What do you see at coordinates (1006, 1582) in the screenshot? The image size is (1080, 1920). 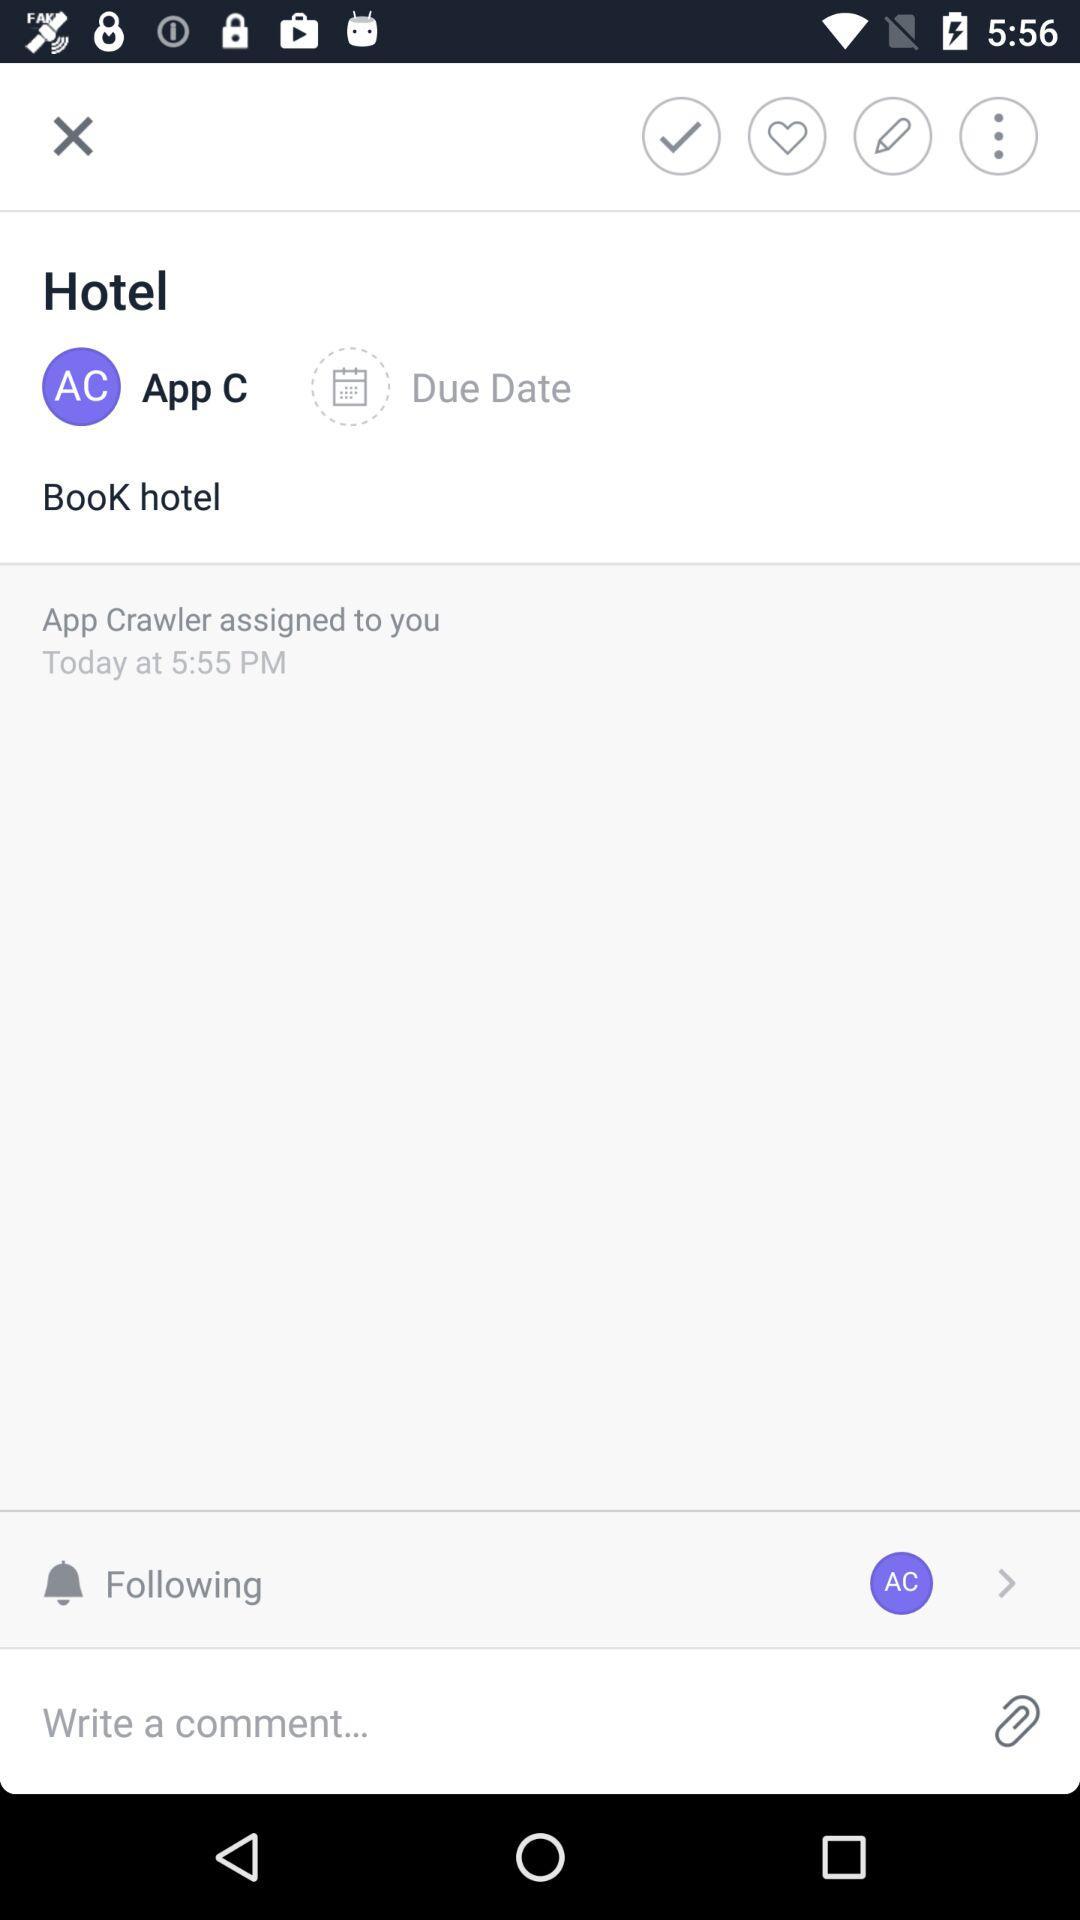 I see `the right arrow mark at the right bottom right to ac` at bounding box center [1006, 1582].